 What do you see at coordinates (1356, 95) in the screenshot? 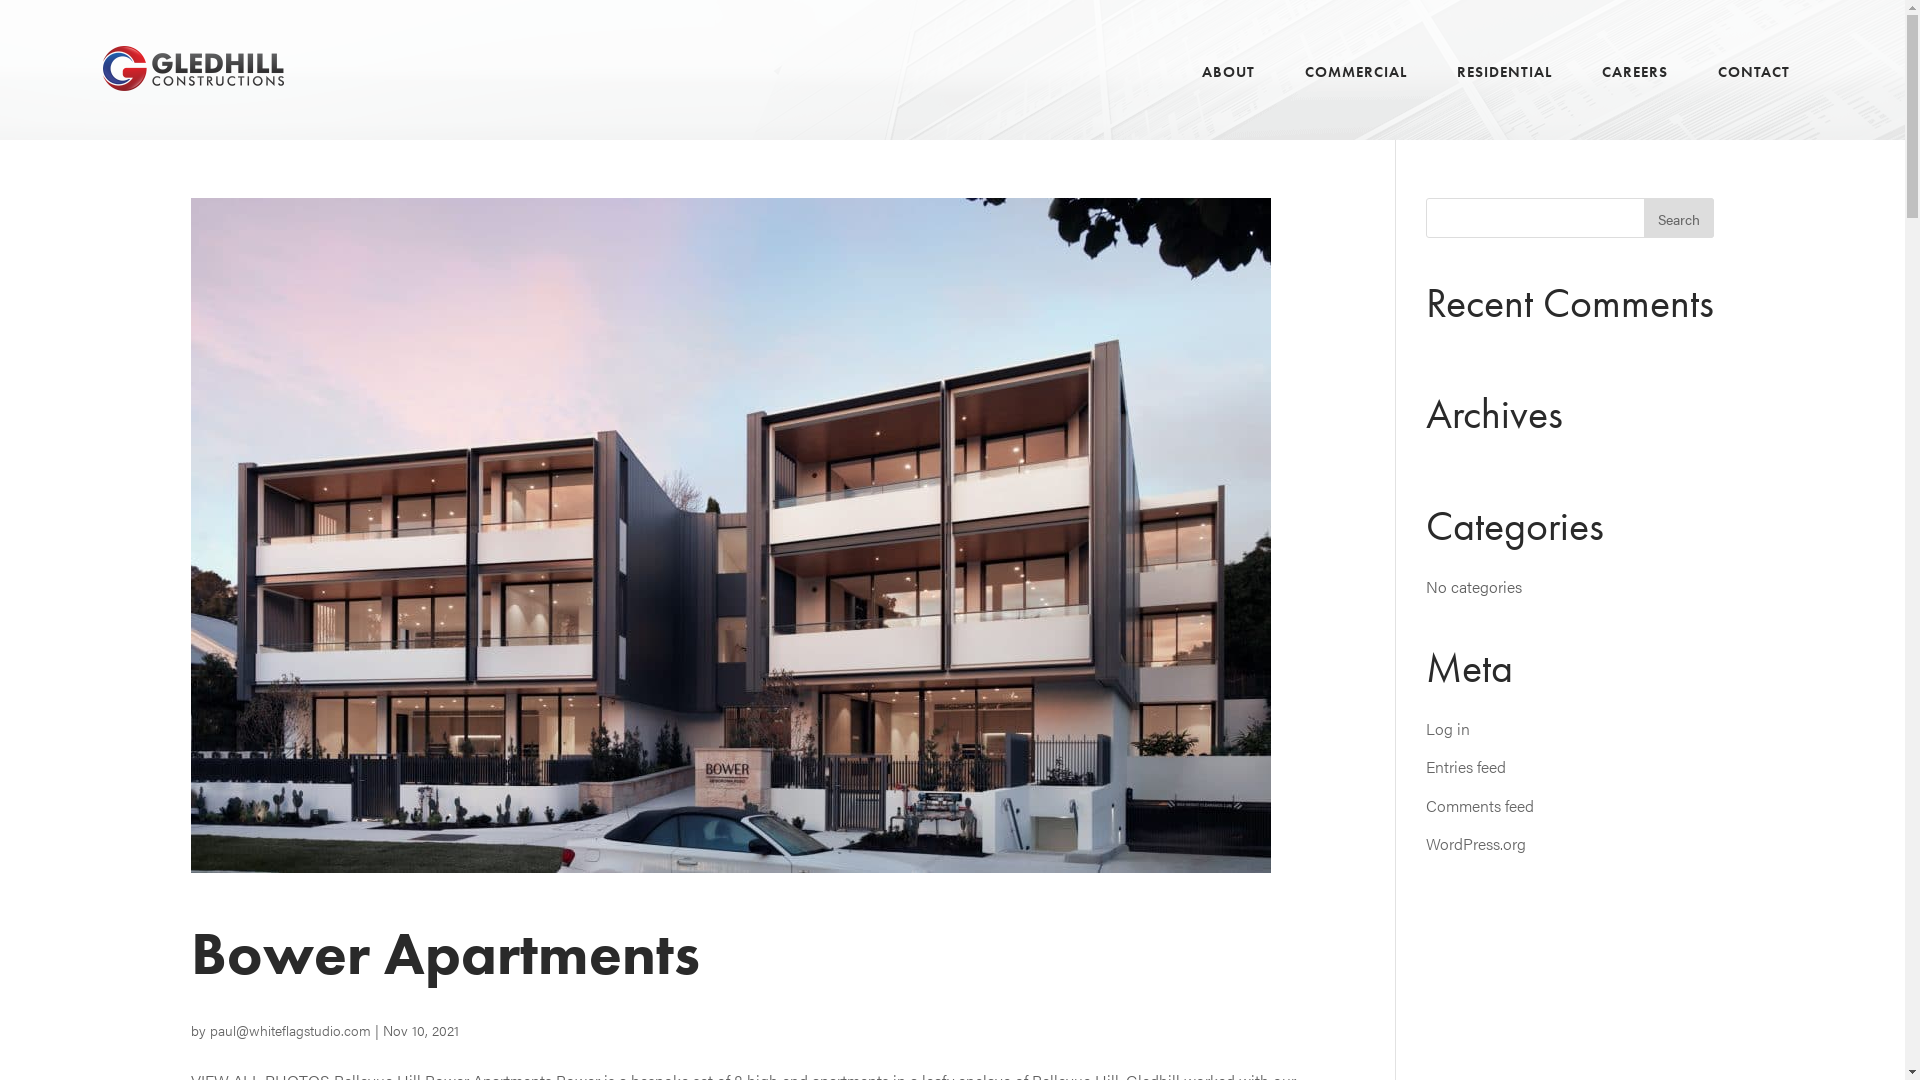
I see `'COMMERCIAL'` at bounding box center [1356, 95].